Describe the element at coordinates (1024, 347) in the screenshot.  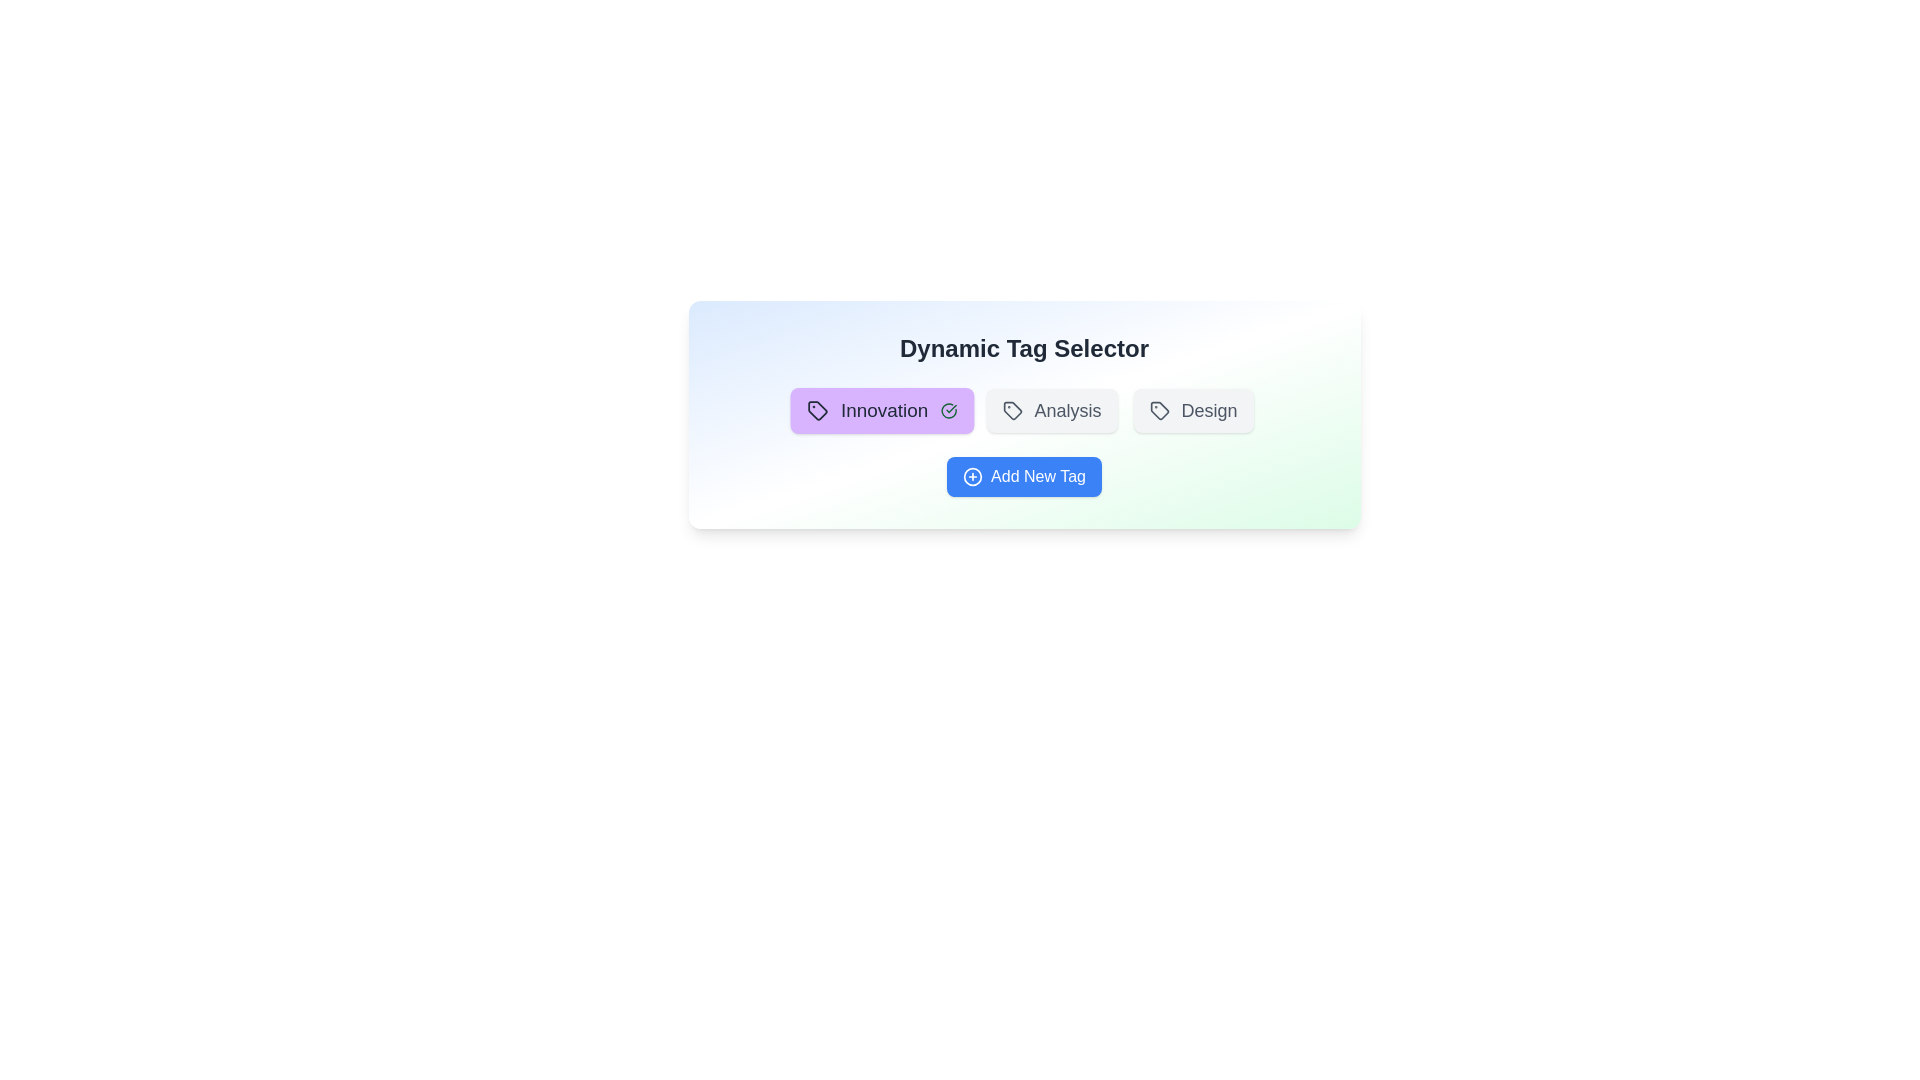
I see `the header text by clicking on it` at that location.